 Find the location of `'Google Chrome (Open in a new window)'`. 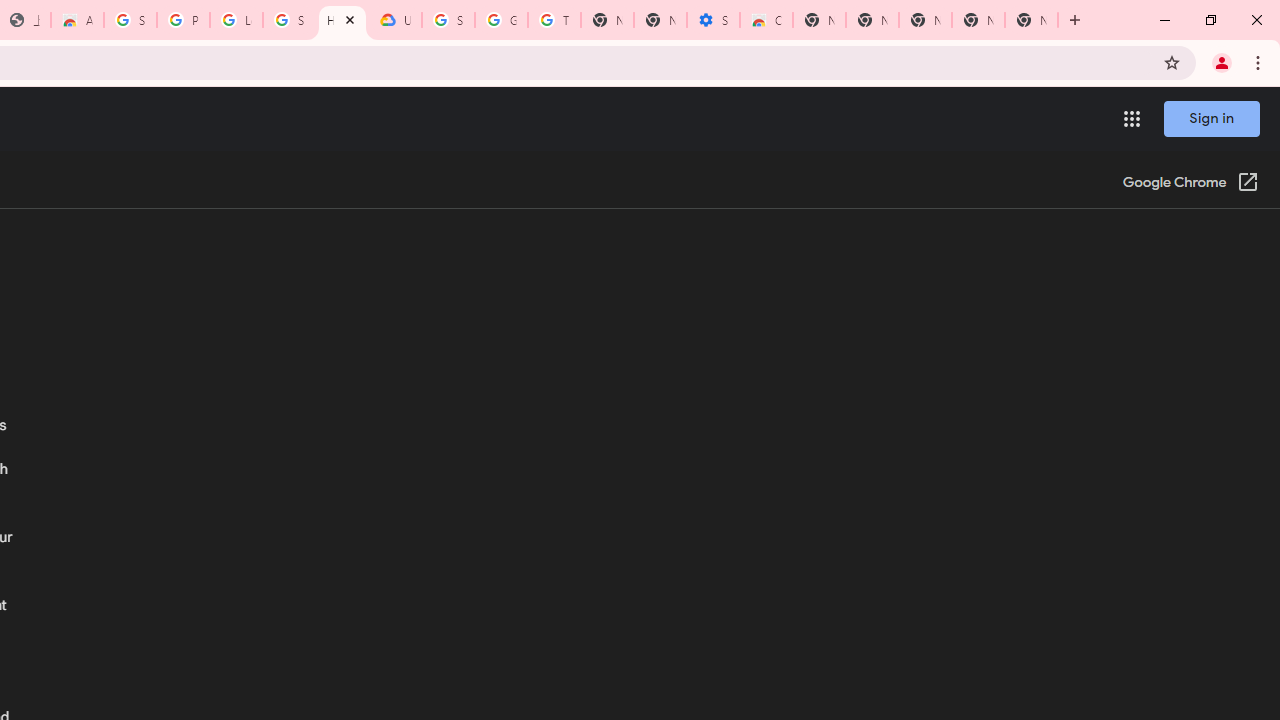

'Google Chrome (Open in a new window)' is located at coordinates (1191, 183).